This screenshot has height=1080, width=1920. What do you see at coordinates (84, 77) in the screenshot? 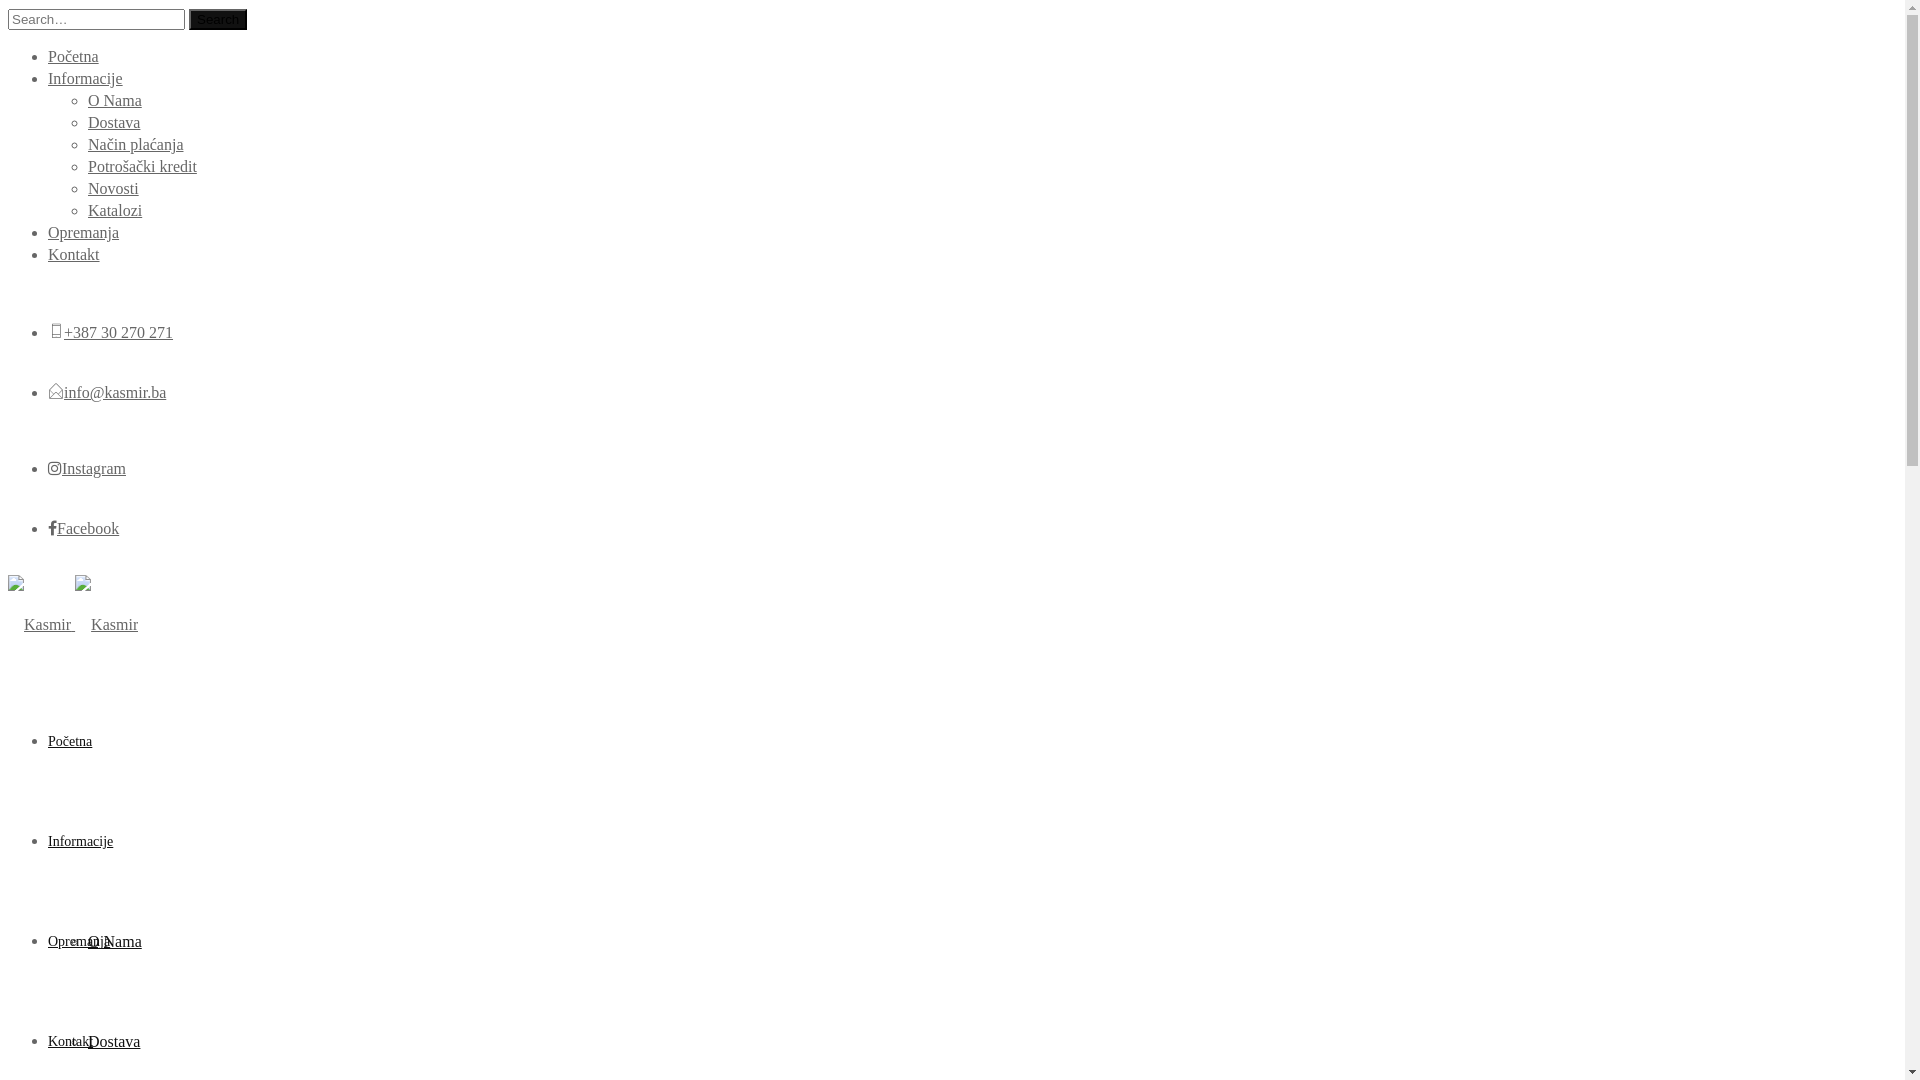
I see `'Informacije'` at bounding box center [84, 77].